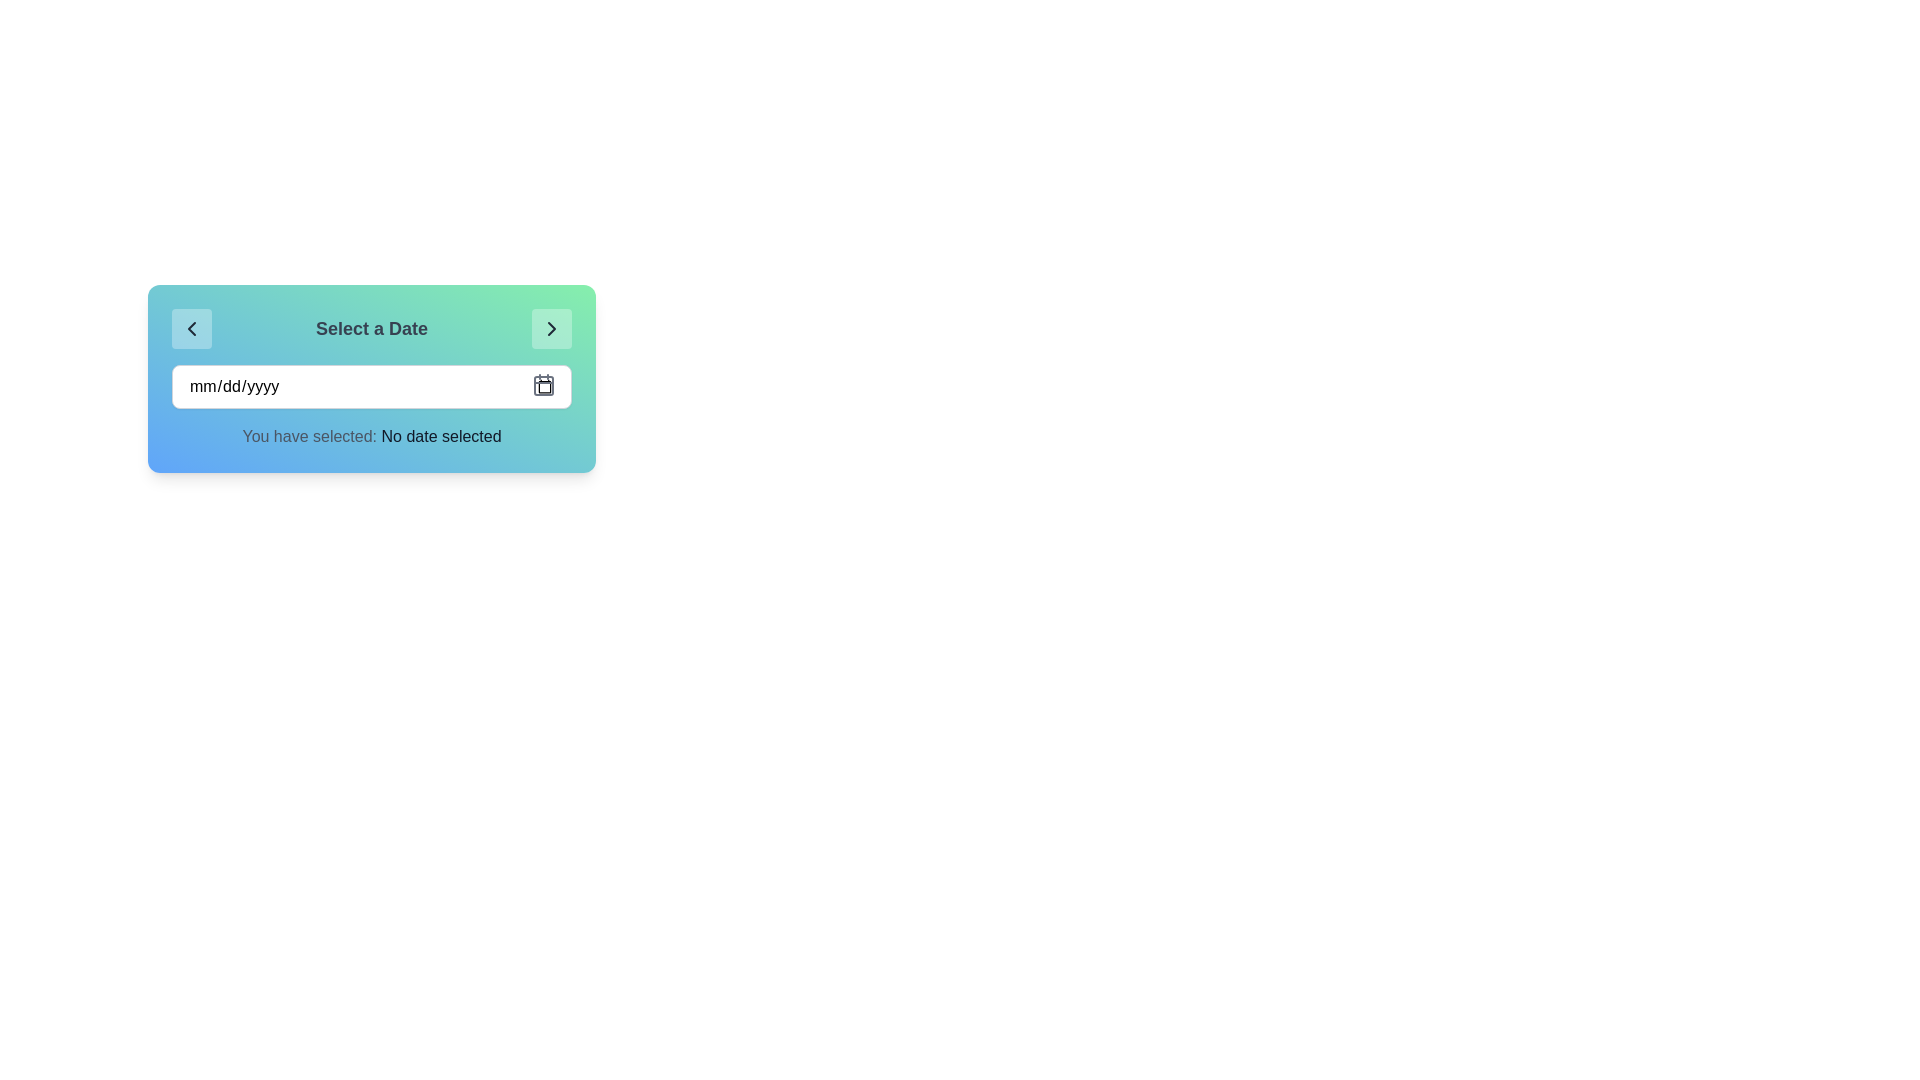 This screenshot has height=1080, width=1920. Describe the element at coordinates (192, 327) in the screenshot. I see `the leftward-pointing chevron icon button located in the top-left corner of the 'Select a Date' box` at that location.